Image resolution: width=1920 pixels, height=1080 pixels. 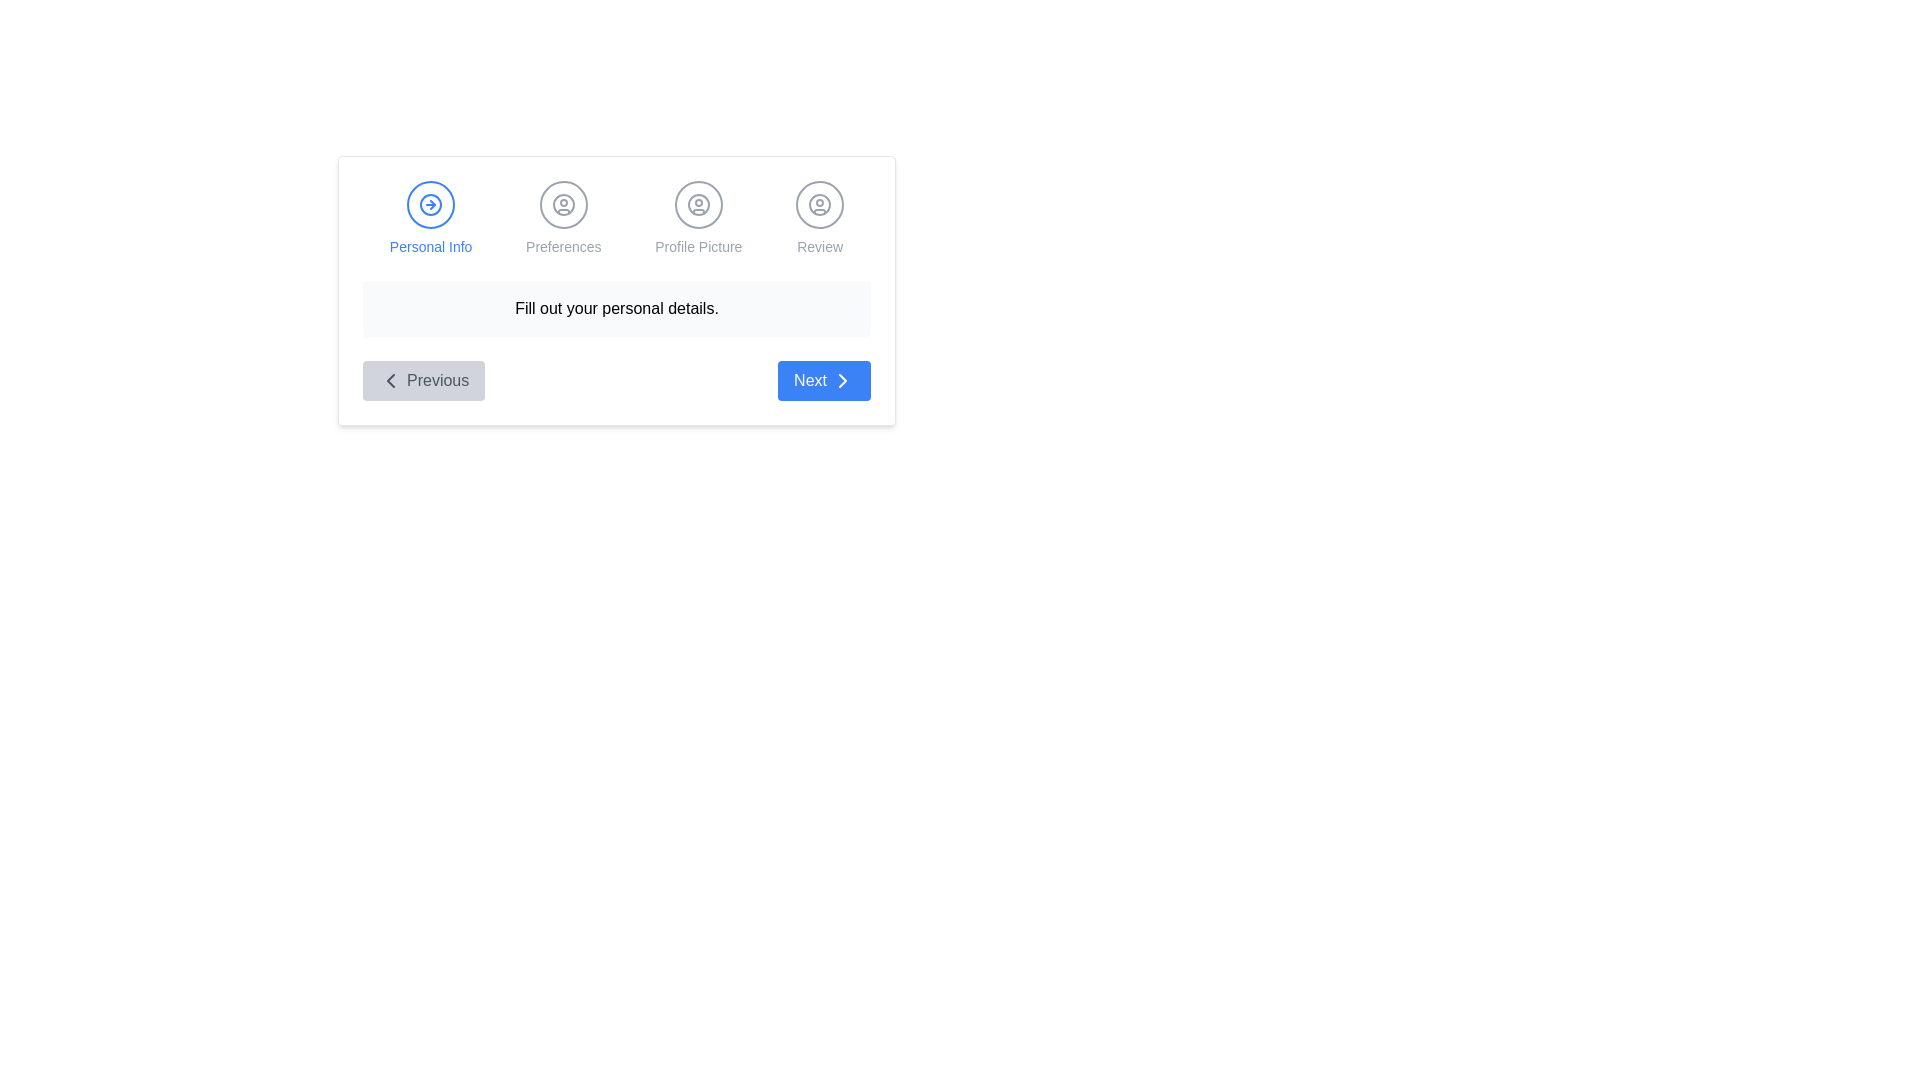 I want to click on the circular shape embedded in the SVG graphic that is part of the right-arrow symbol, so click(x=430, y=204).